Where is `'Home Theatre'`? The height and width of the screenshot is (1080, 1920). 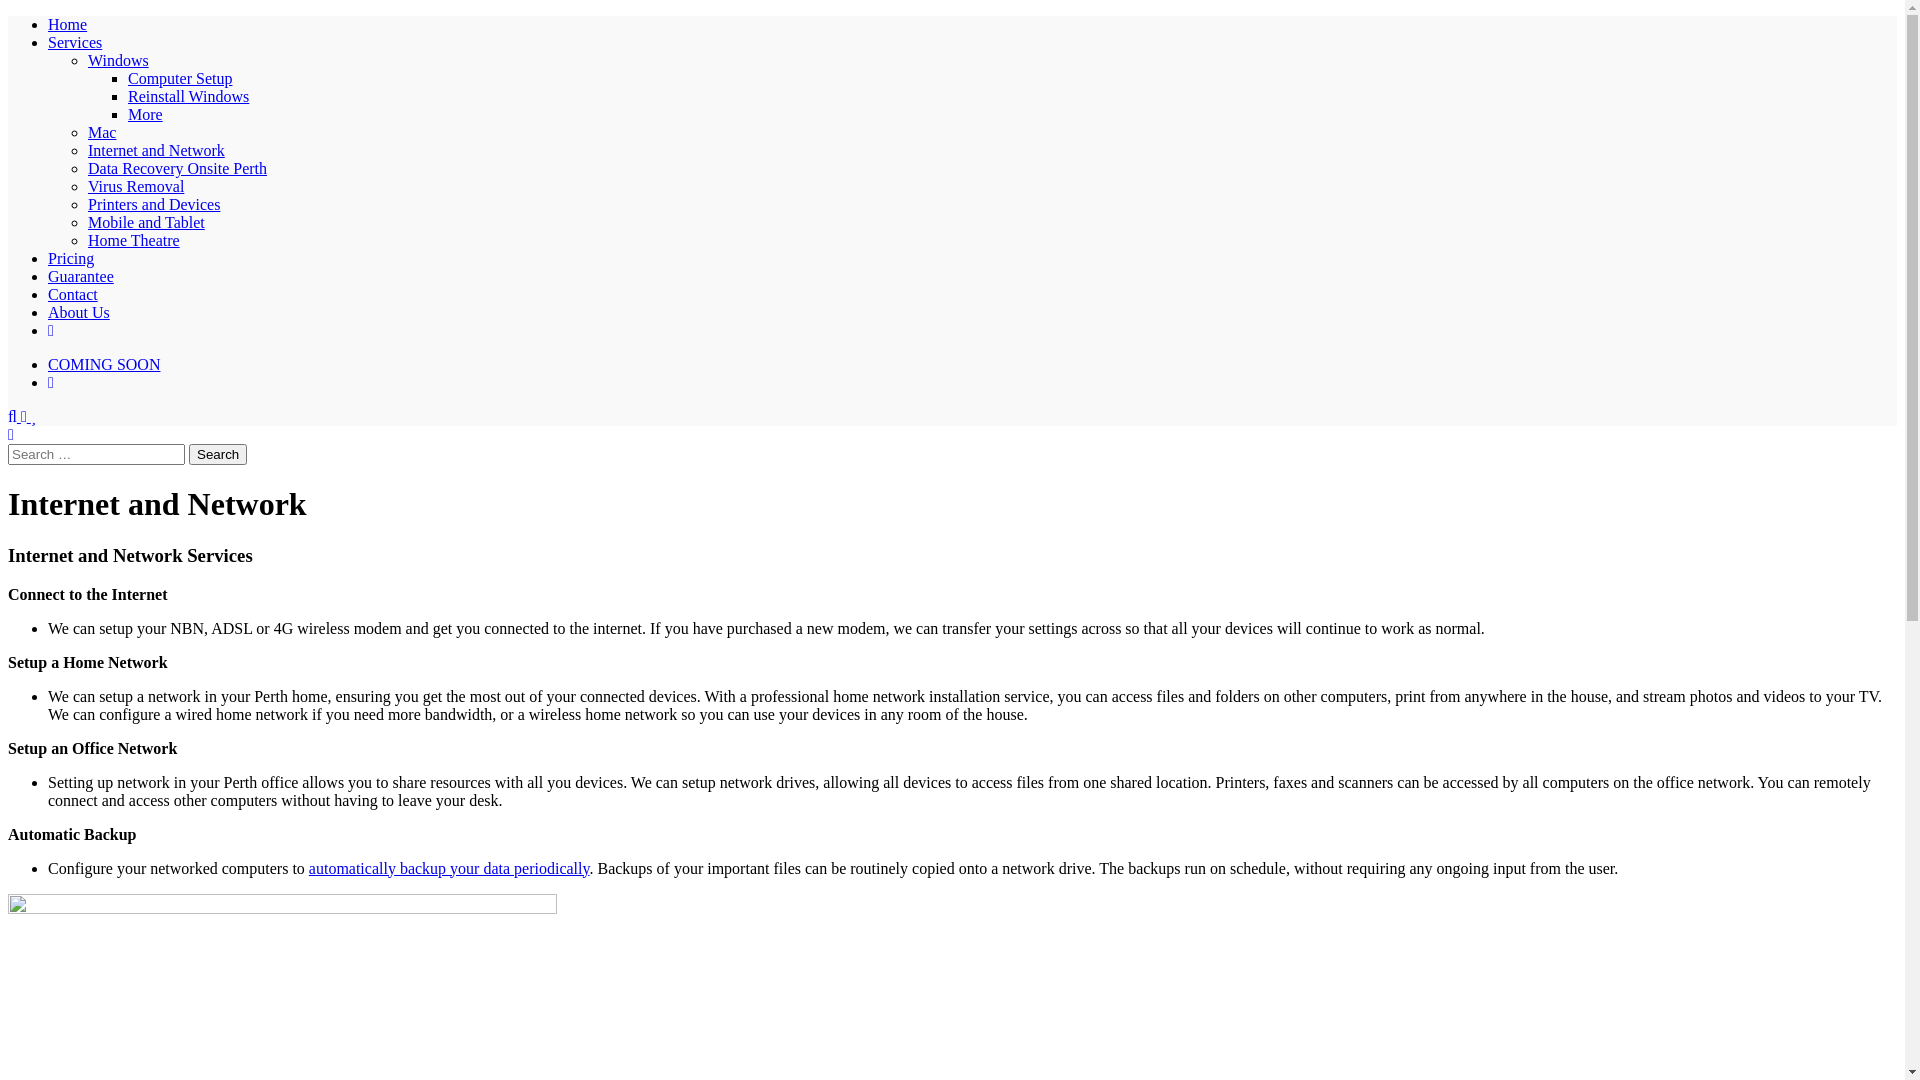 'Home Theatre' is located at coordinates (133, 239).